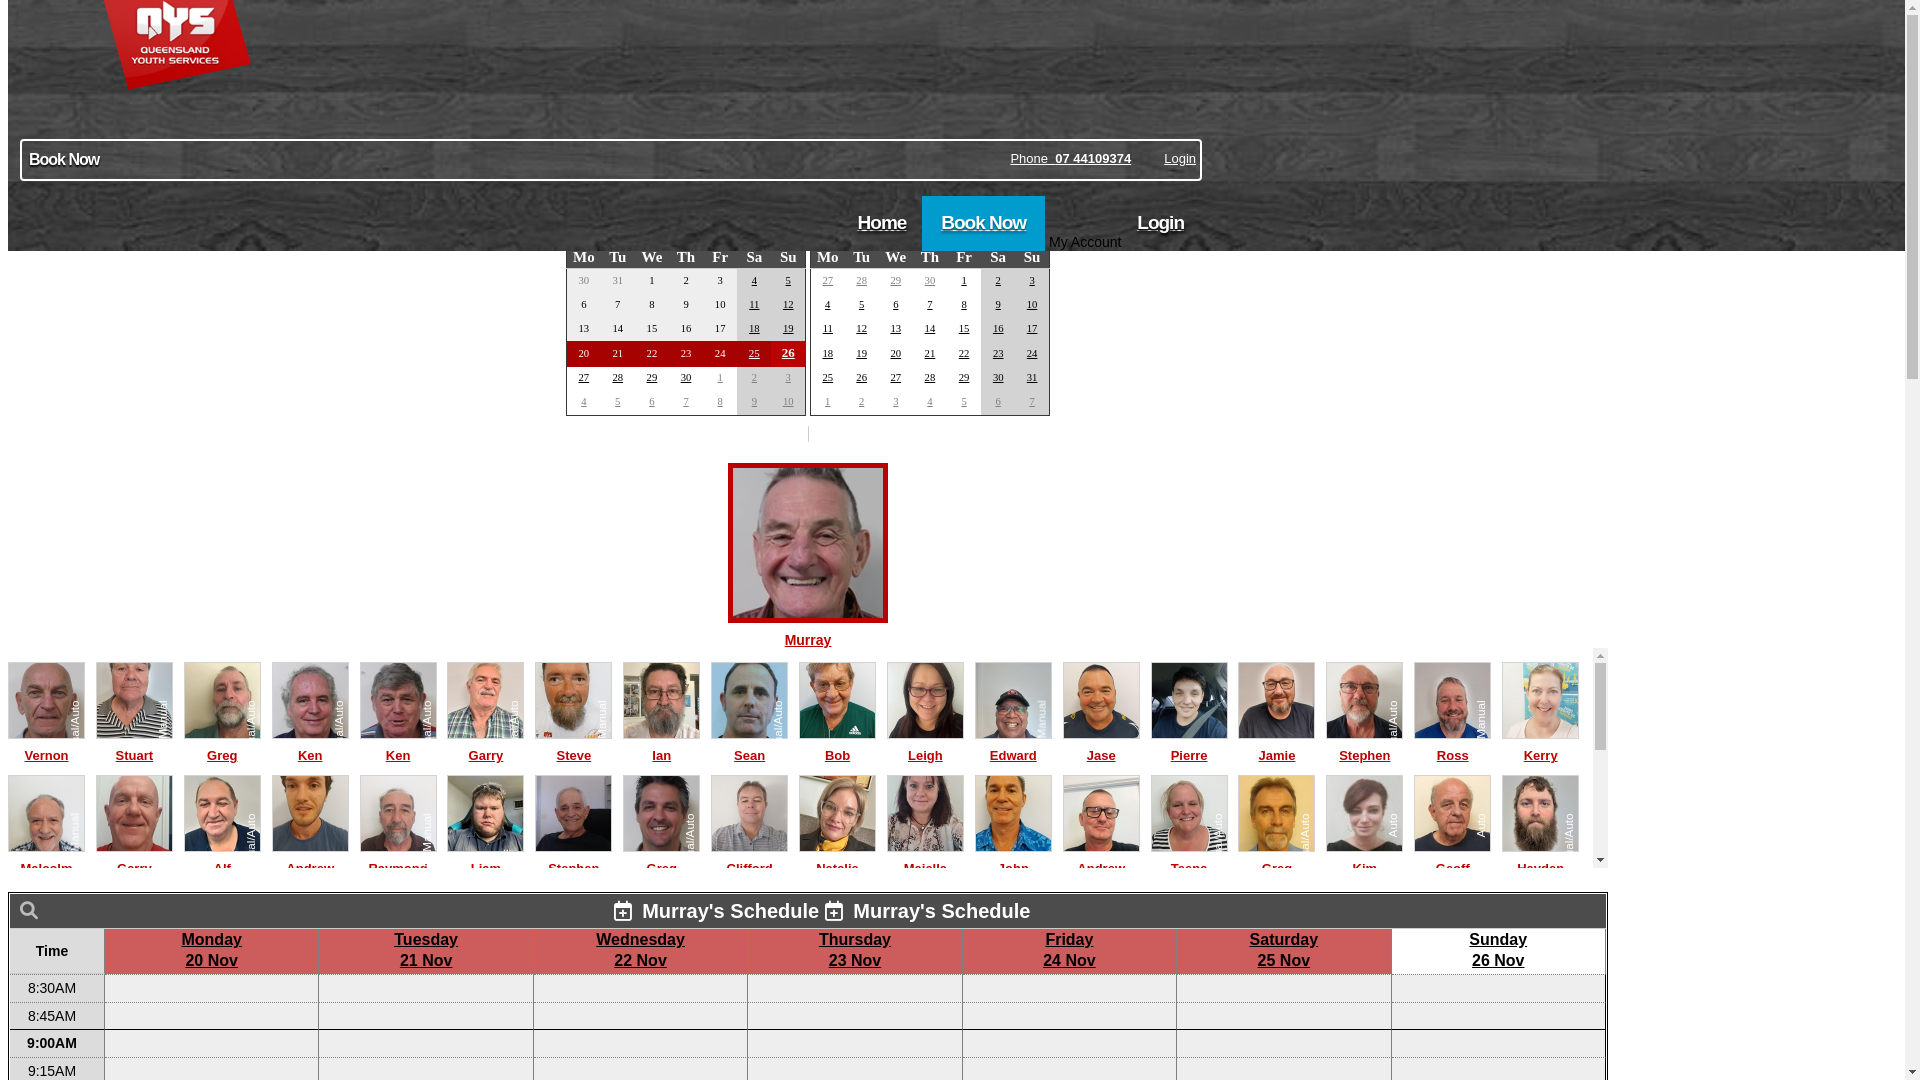  Describe the element at coordinates (133, 857) in the screenshot. I see `'Garry'` at that location.